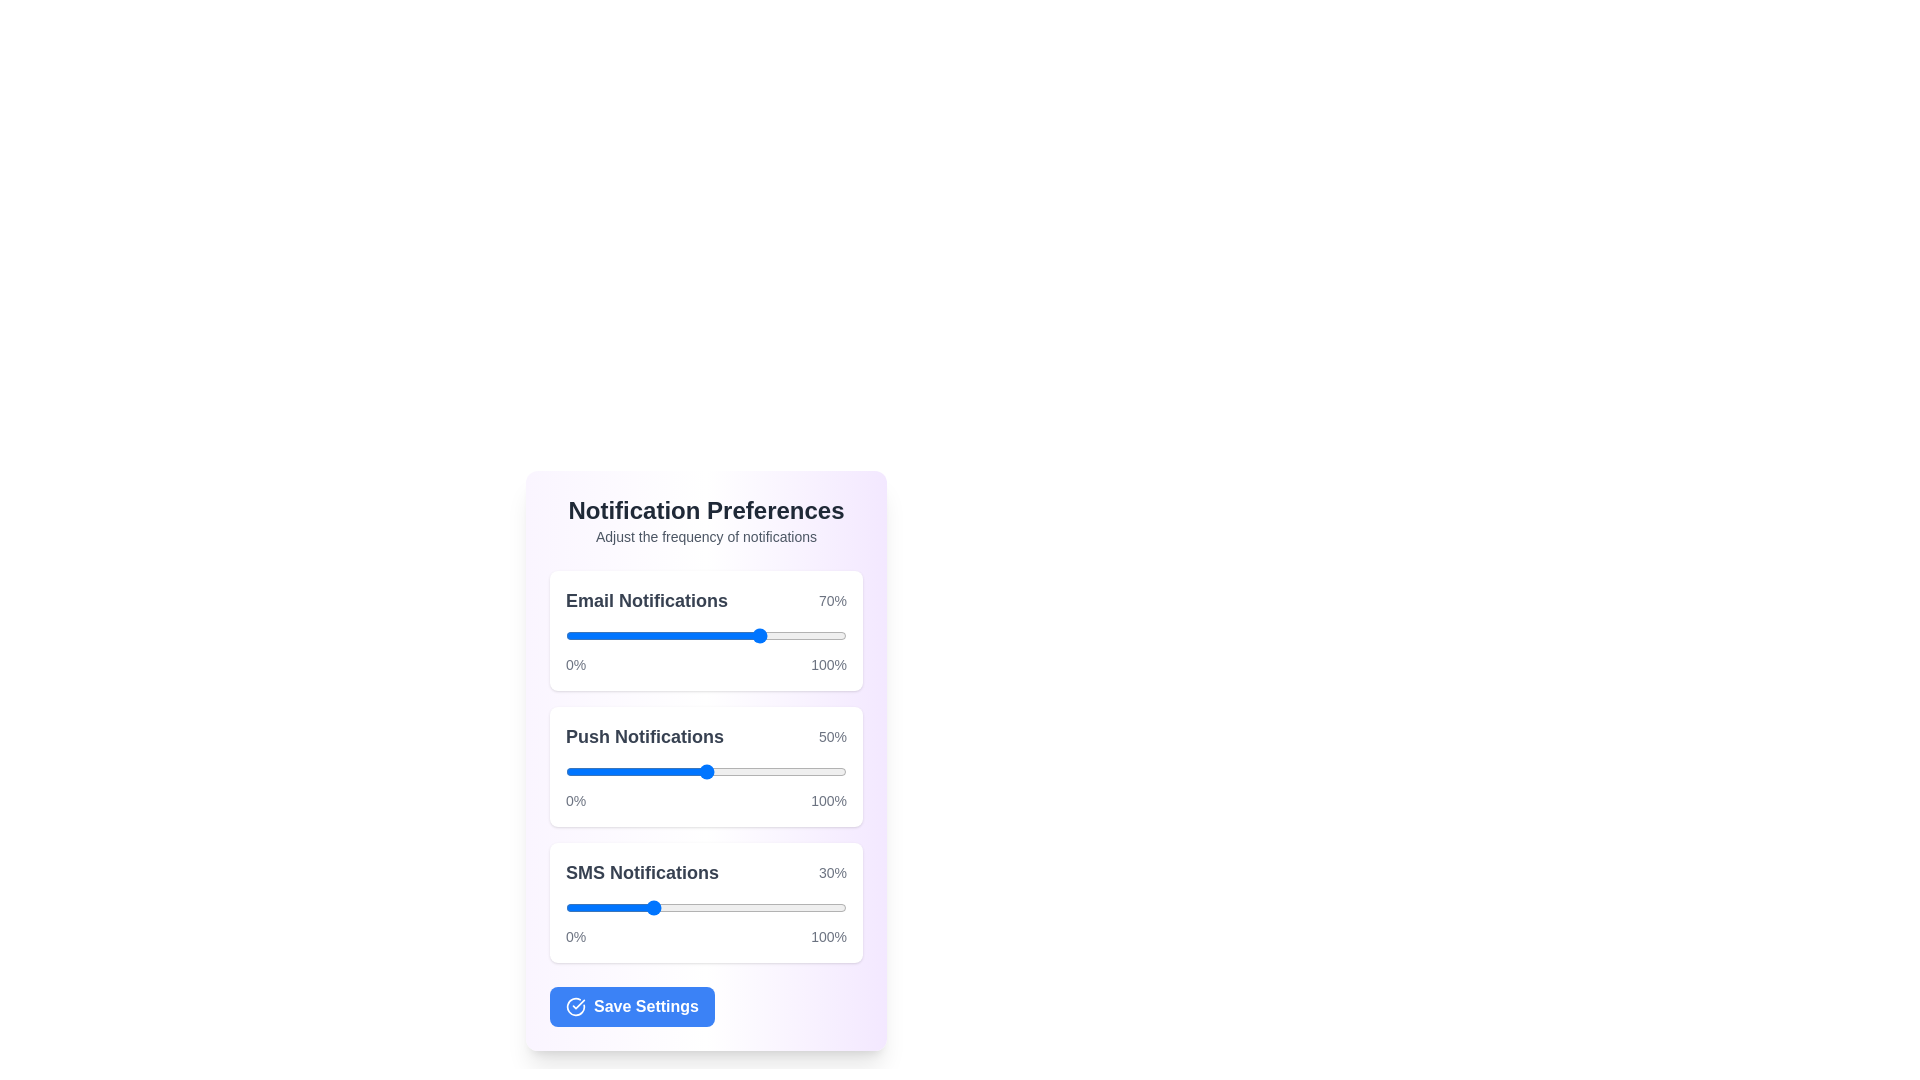 This screenshot has height=1080, width=1920. Describe the element at coordinates (692, 907) in the screenshot. I see `SMS notification slider` at that location.